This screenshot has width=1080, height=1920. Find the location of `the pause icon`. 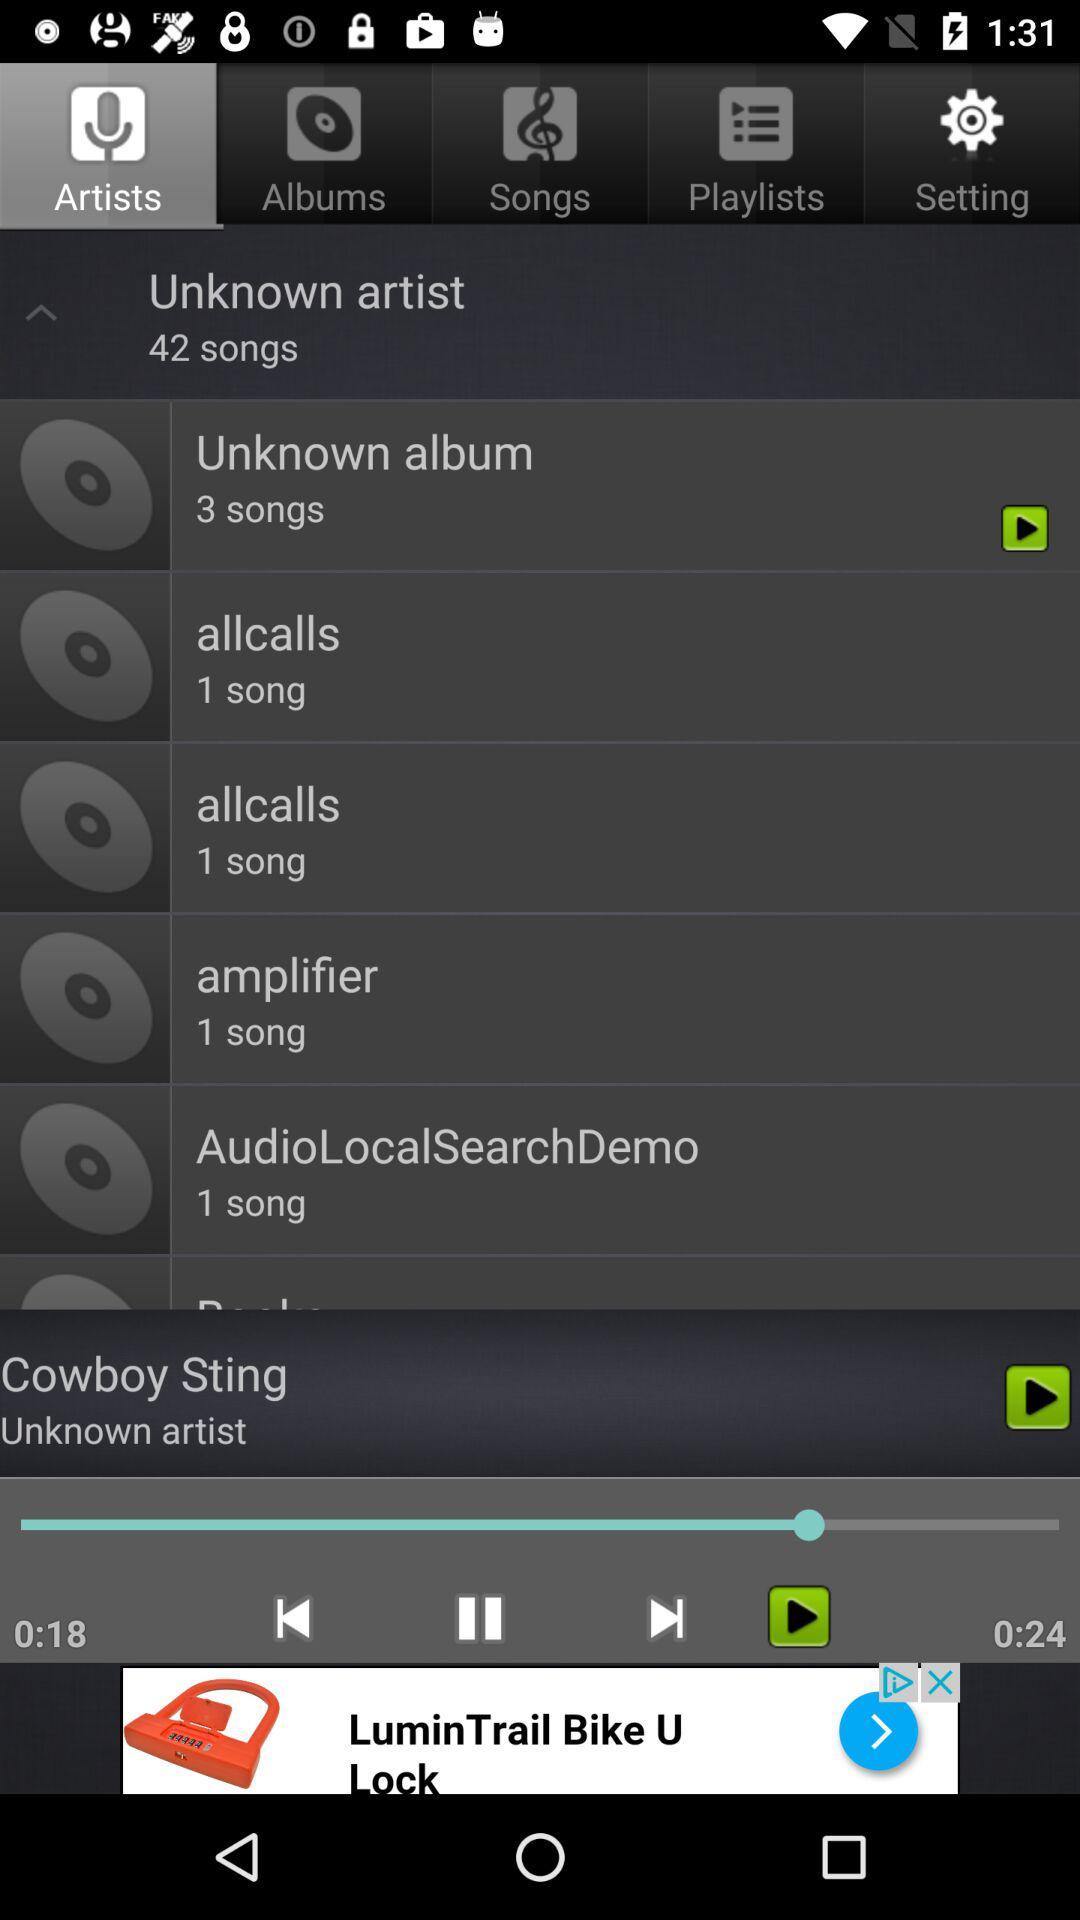

the pause icon is located at coordinates (479, 1618).